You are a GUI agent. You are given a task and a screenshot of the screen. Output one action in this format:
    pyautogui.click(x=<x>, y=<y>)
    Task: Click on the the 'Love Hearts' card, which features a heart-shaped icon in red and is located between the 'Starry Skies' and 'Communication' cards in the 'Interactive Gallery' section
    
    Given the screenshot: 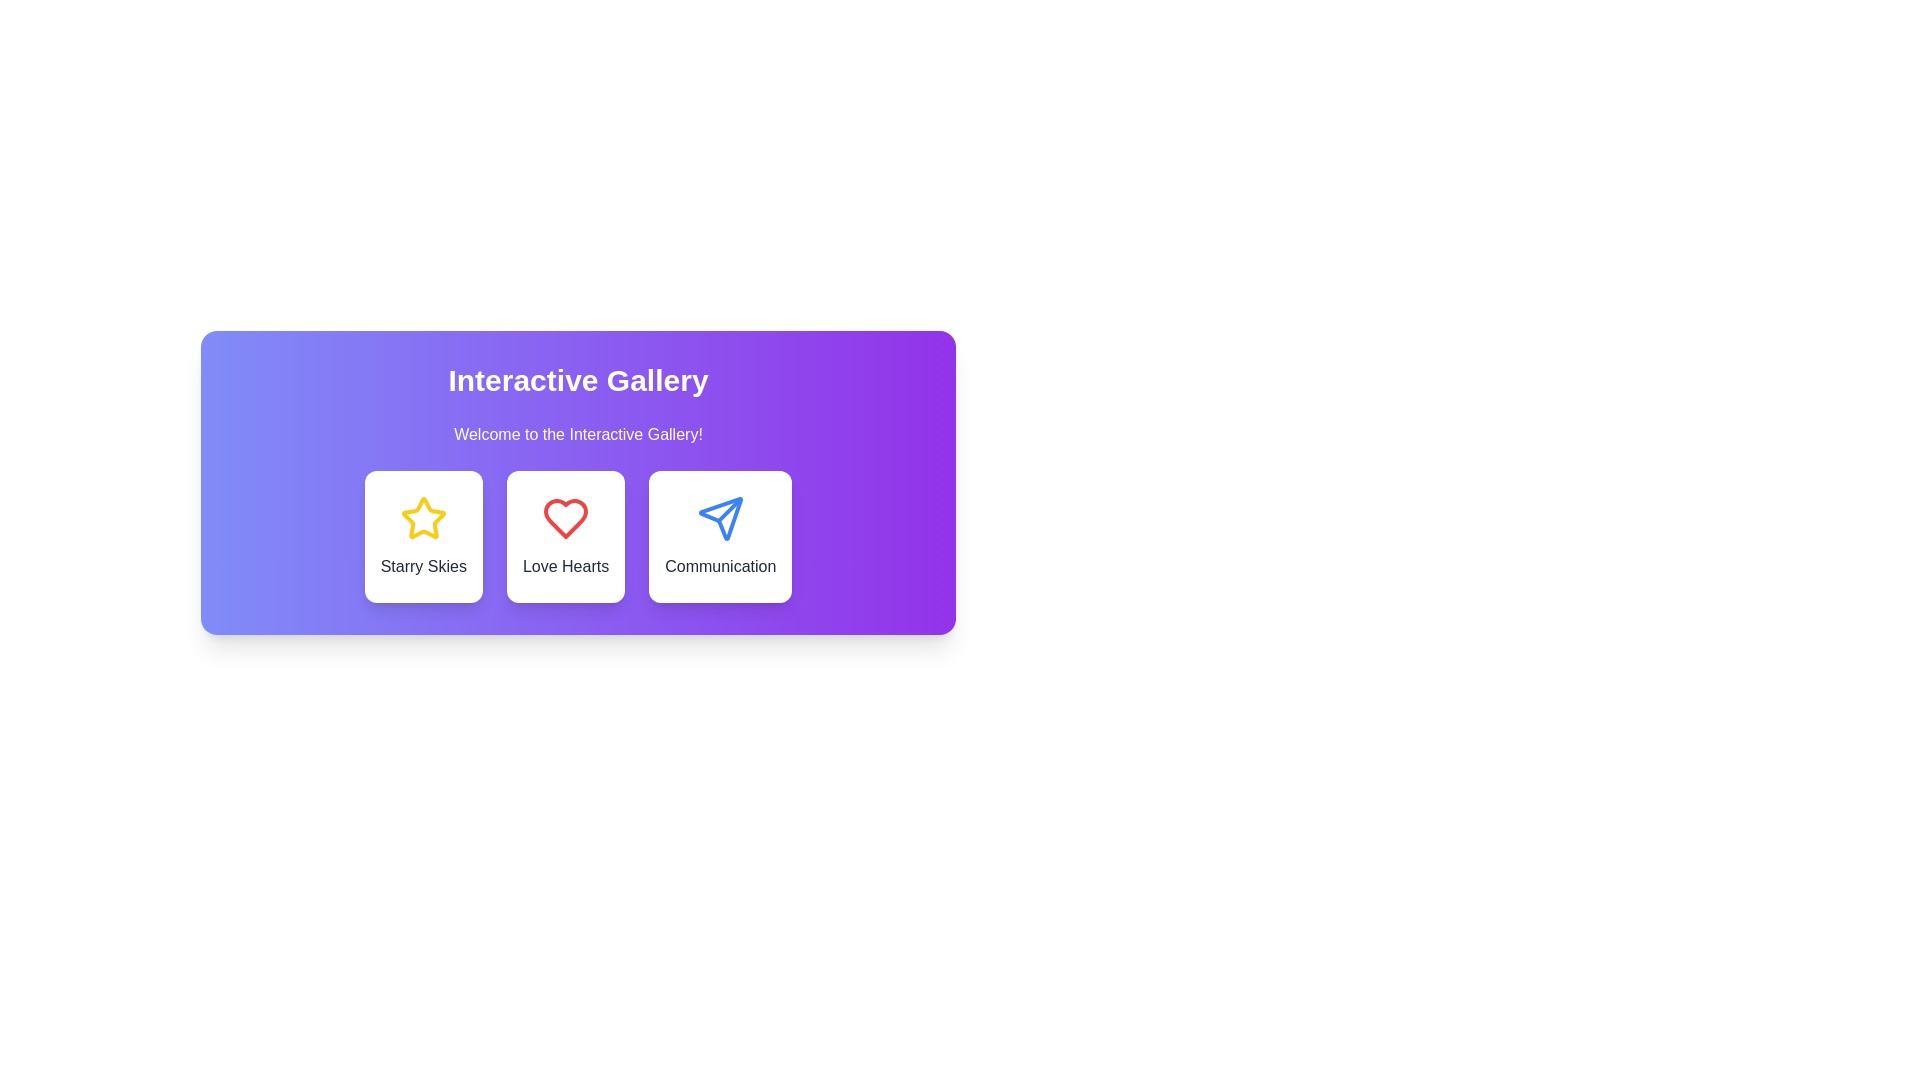 What is the action you would take?
    pyautogui.click(x=577, y=535)
    